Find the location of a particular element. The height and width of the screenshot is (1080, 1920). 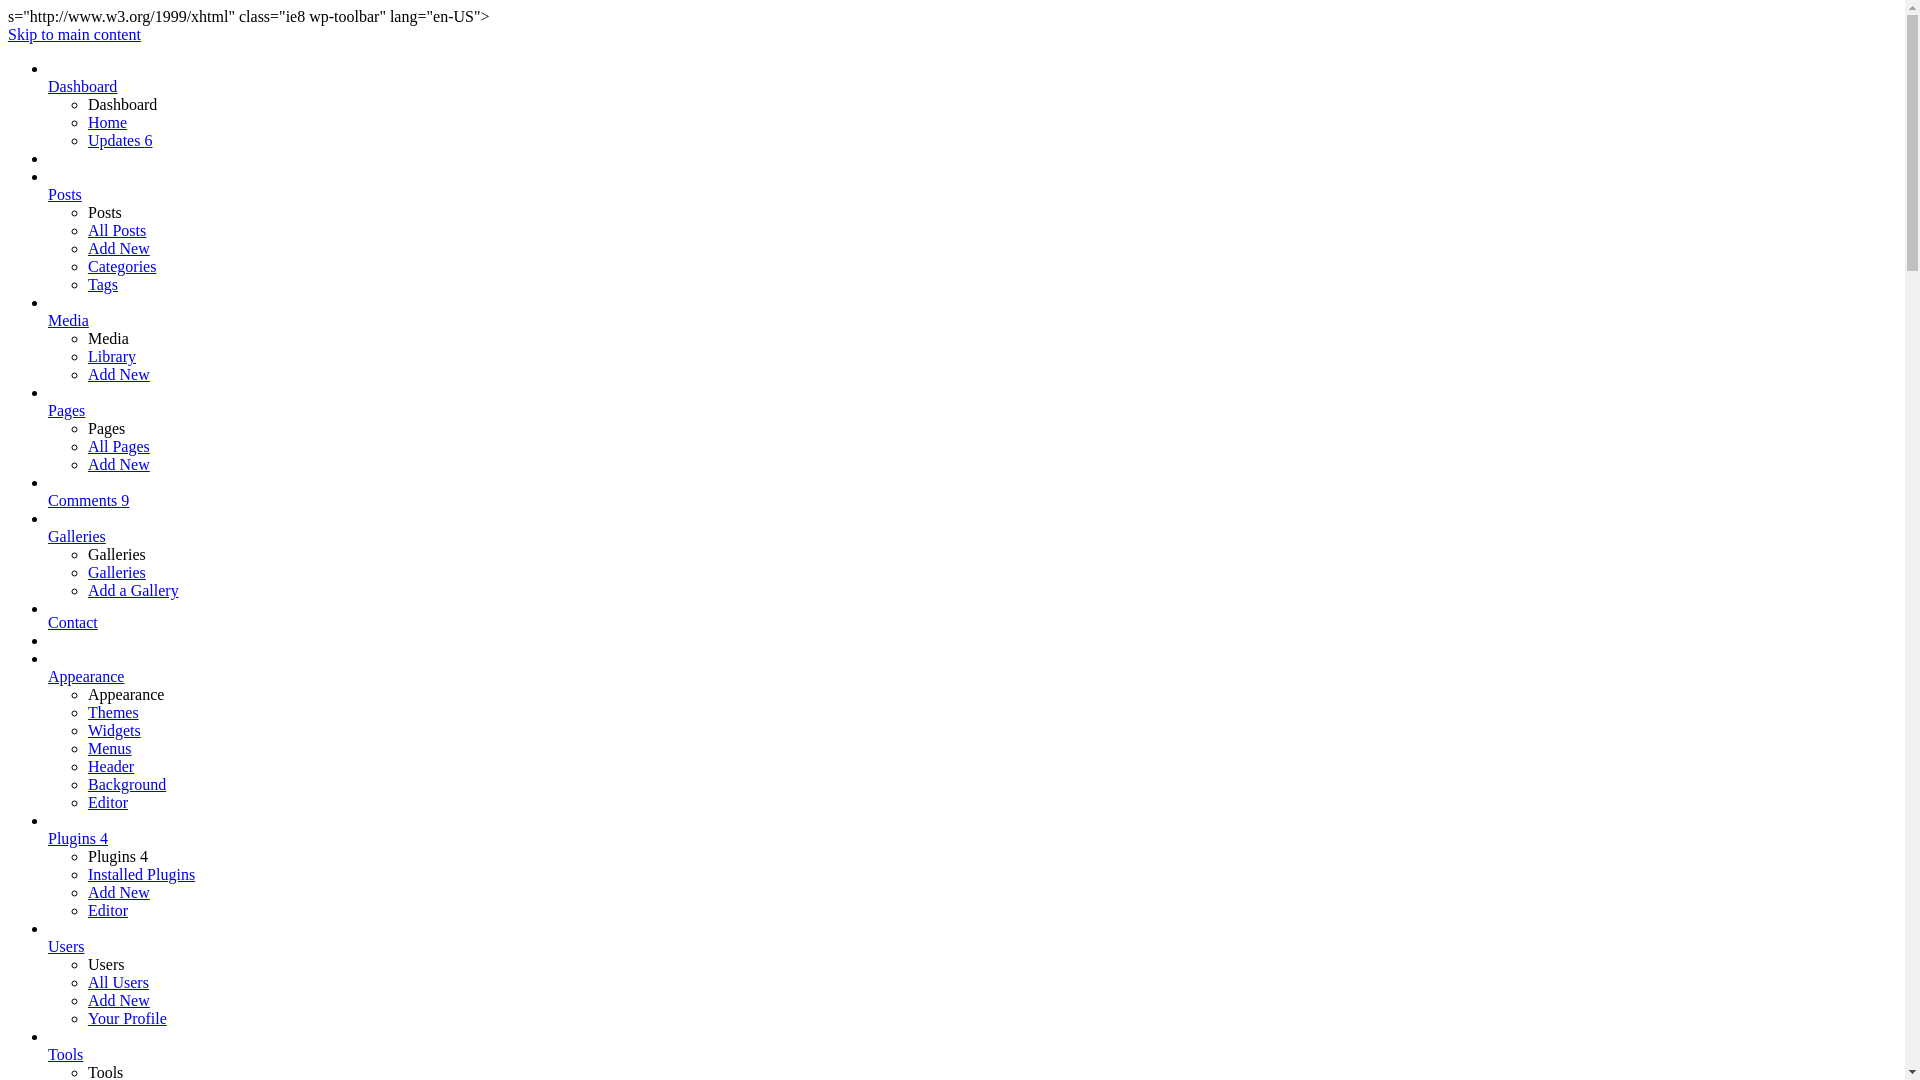

'Categories' is located at coordinates (120, 265).